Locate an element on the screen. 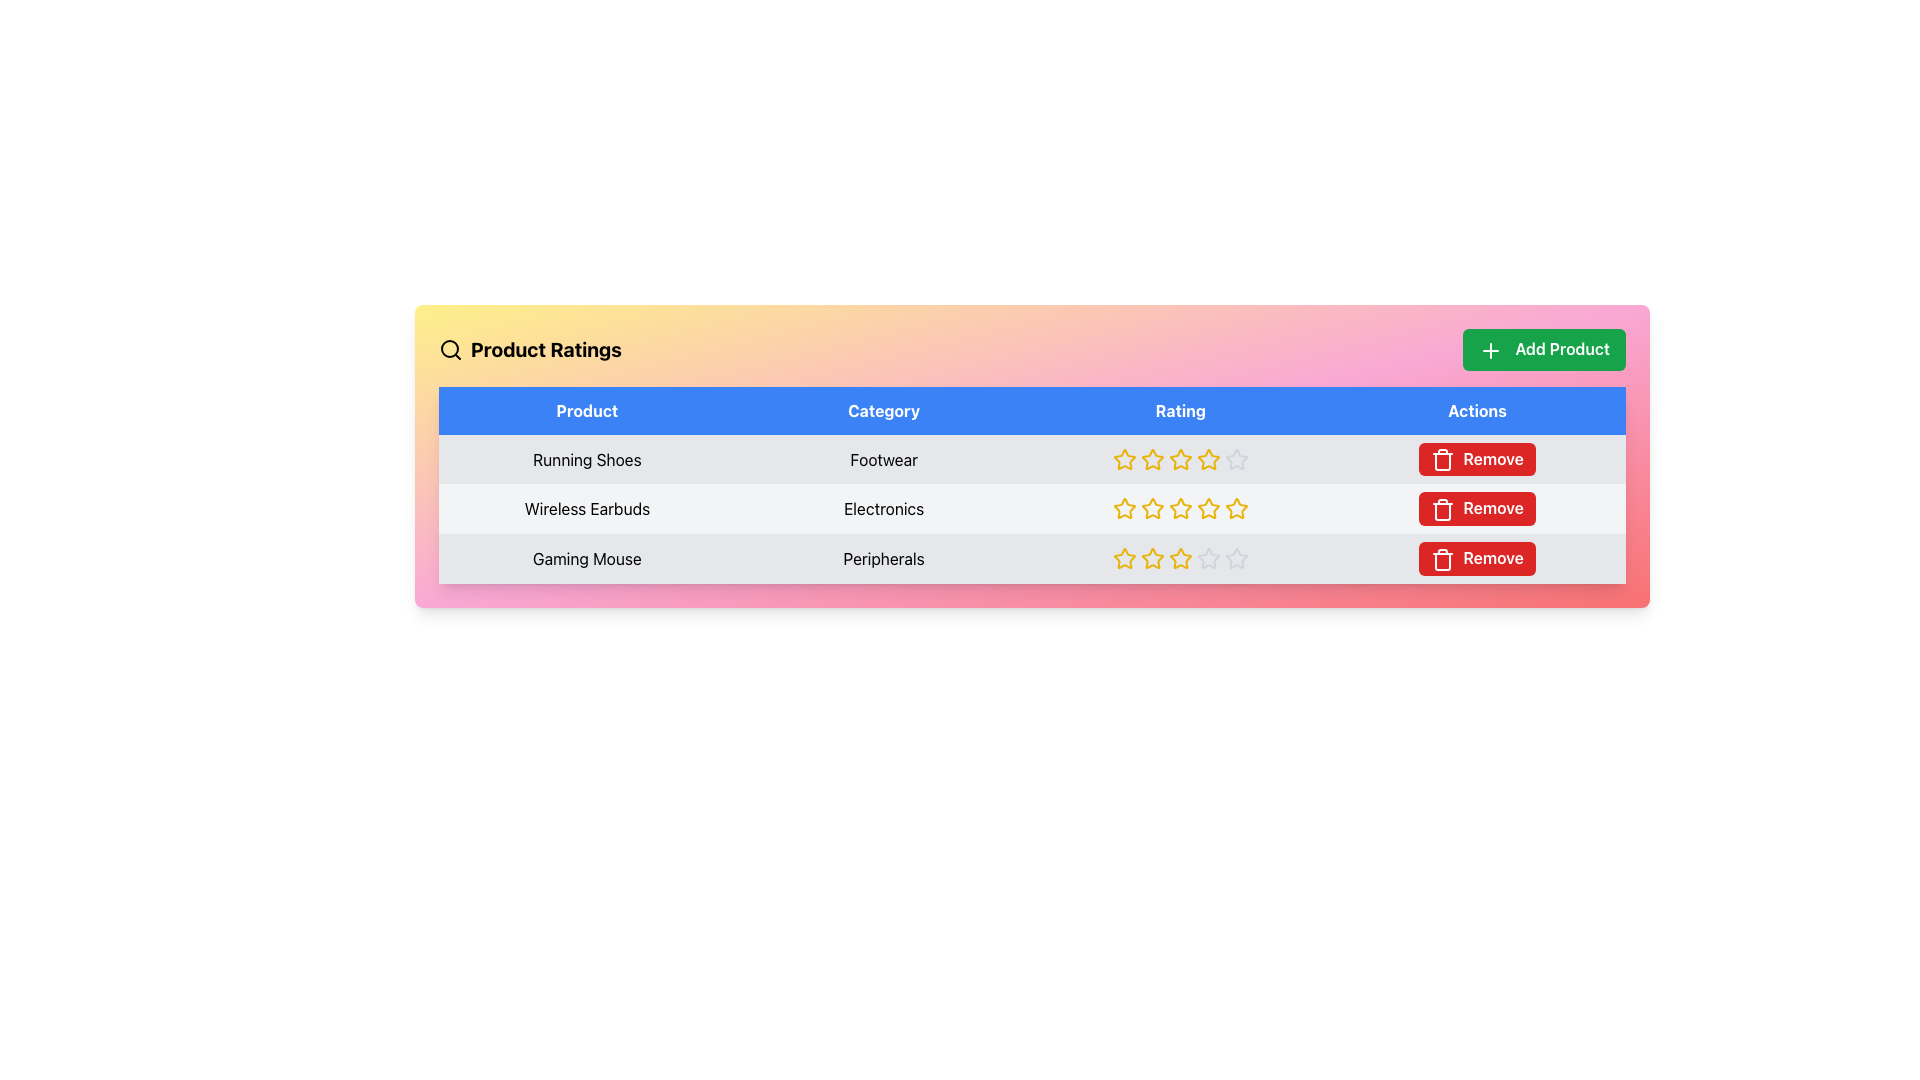 Image resolution: width=1920 pixels, height=1080 pixels. the second yellow star icon in the 'Gaming Mouse' rating row is located at coordinates (1124, 558).